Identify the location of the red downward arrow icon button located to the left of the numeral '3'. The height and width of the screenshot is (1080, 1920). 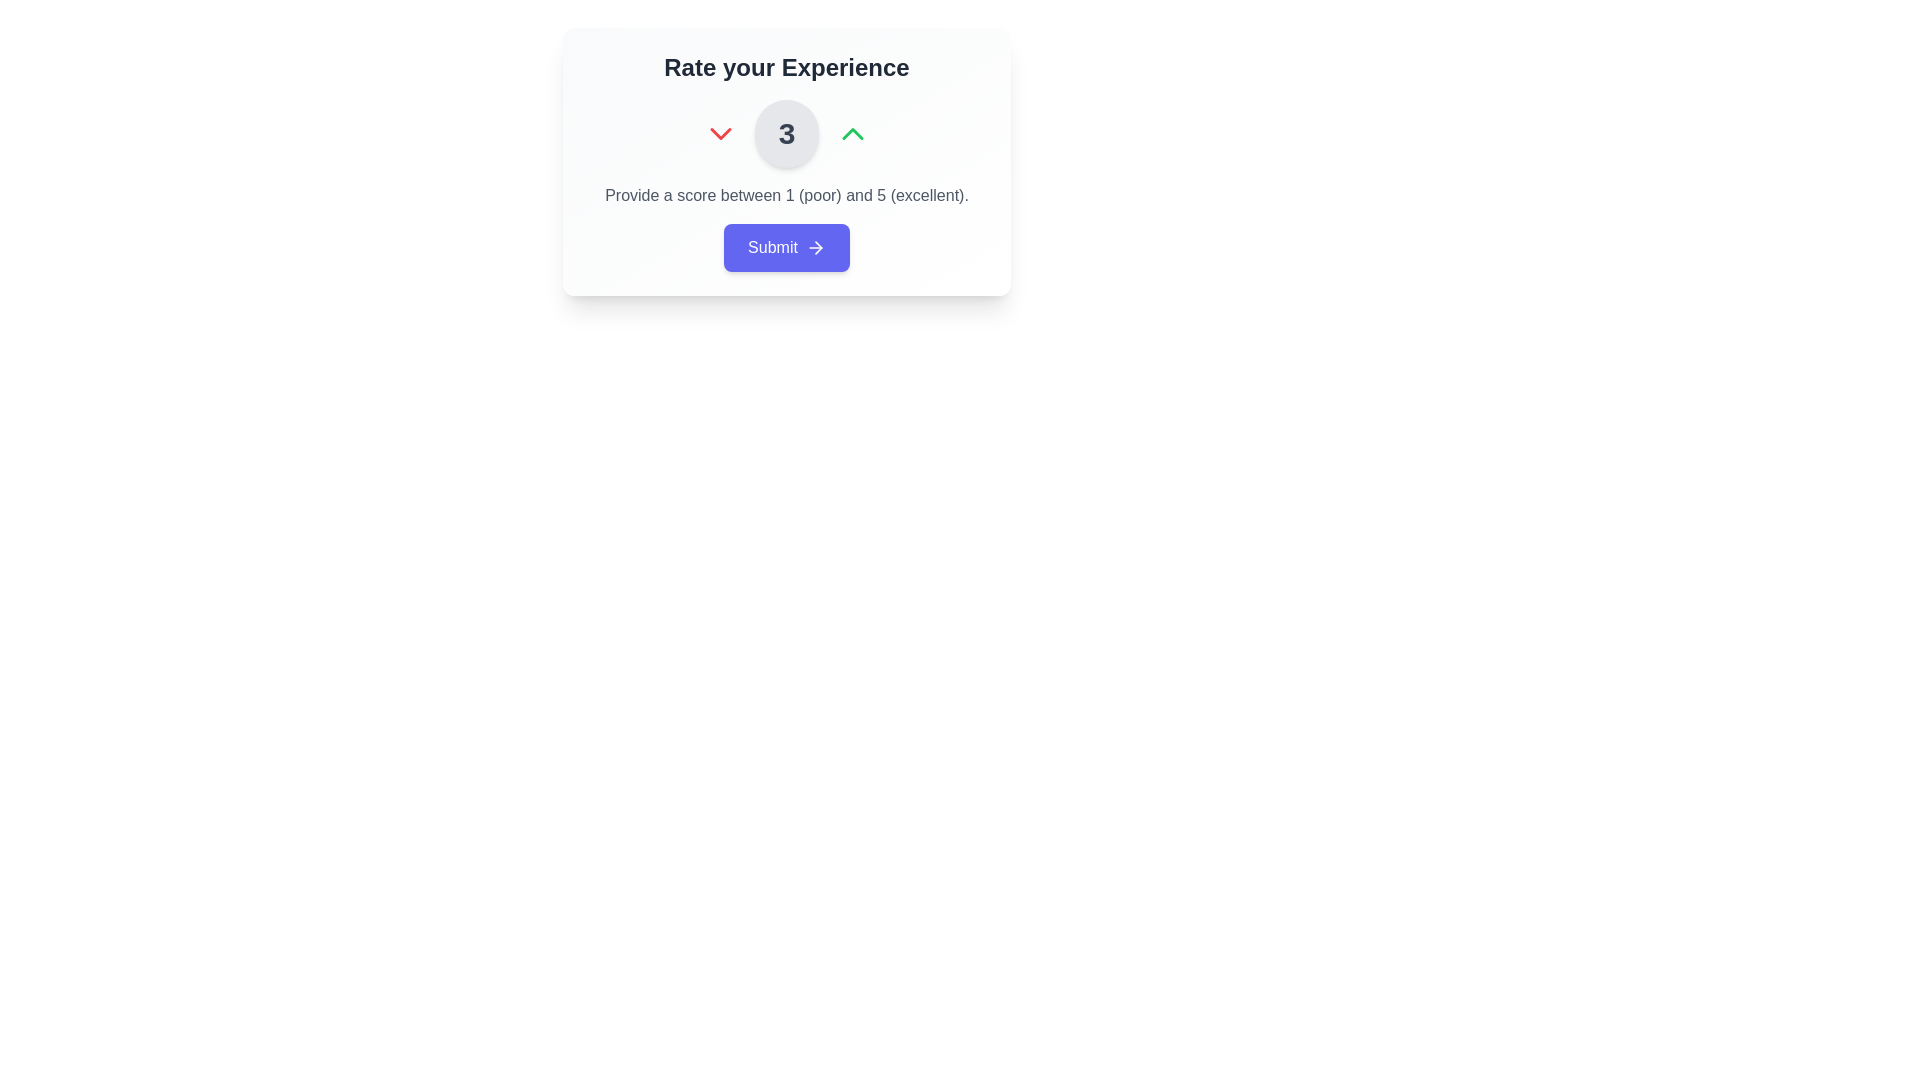
(720, 134).